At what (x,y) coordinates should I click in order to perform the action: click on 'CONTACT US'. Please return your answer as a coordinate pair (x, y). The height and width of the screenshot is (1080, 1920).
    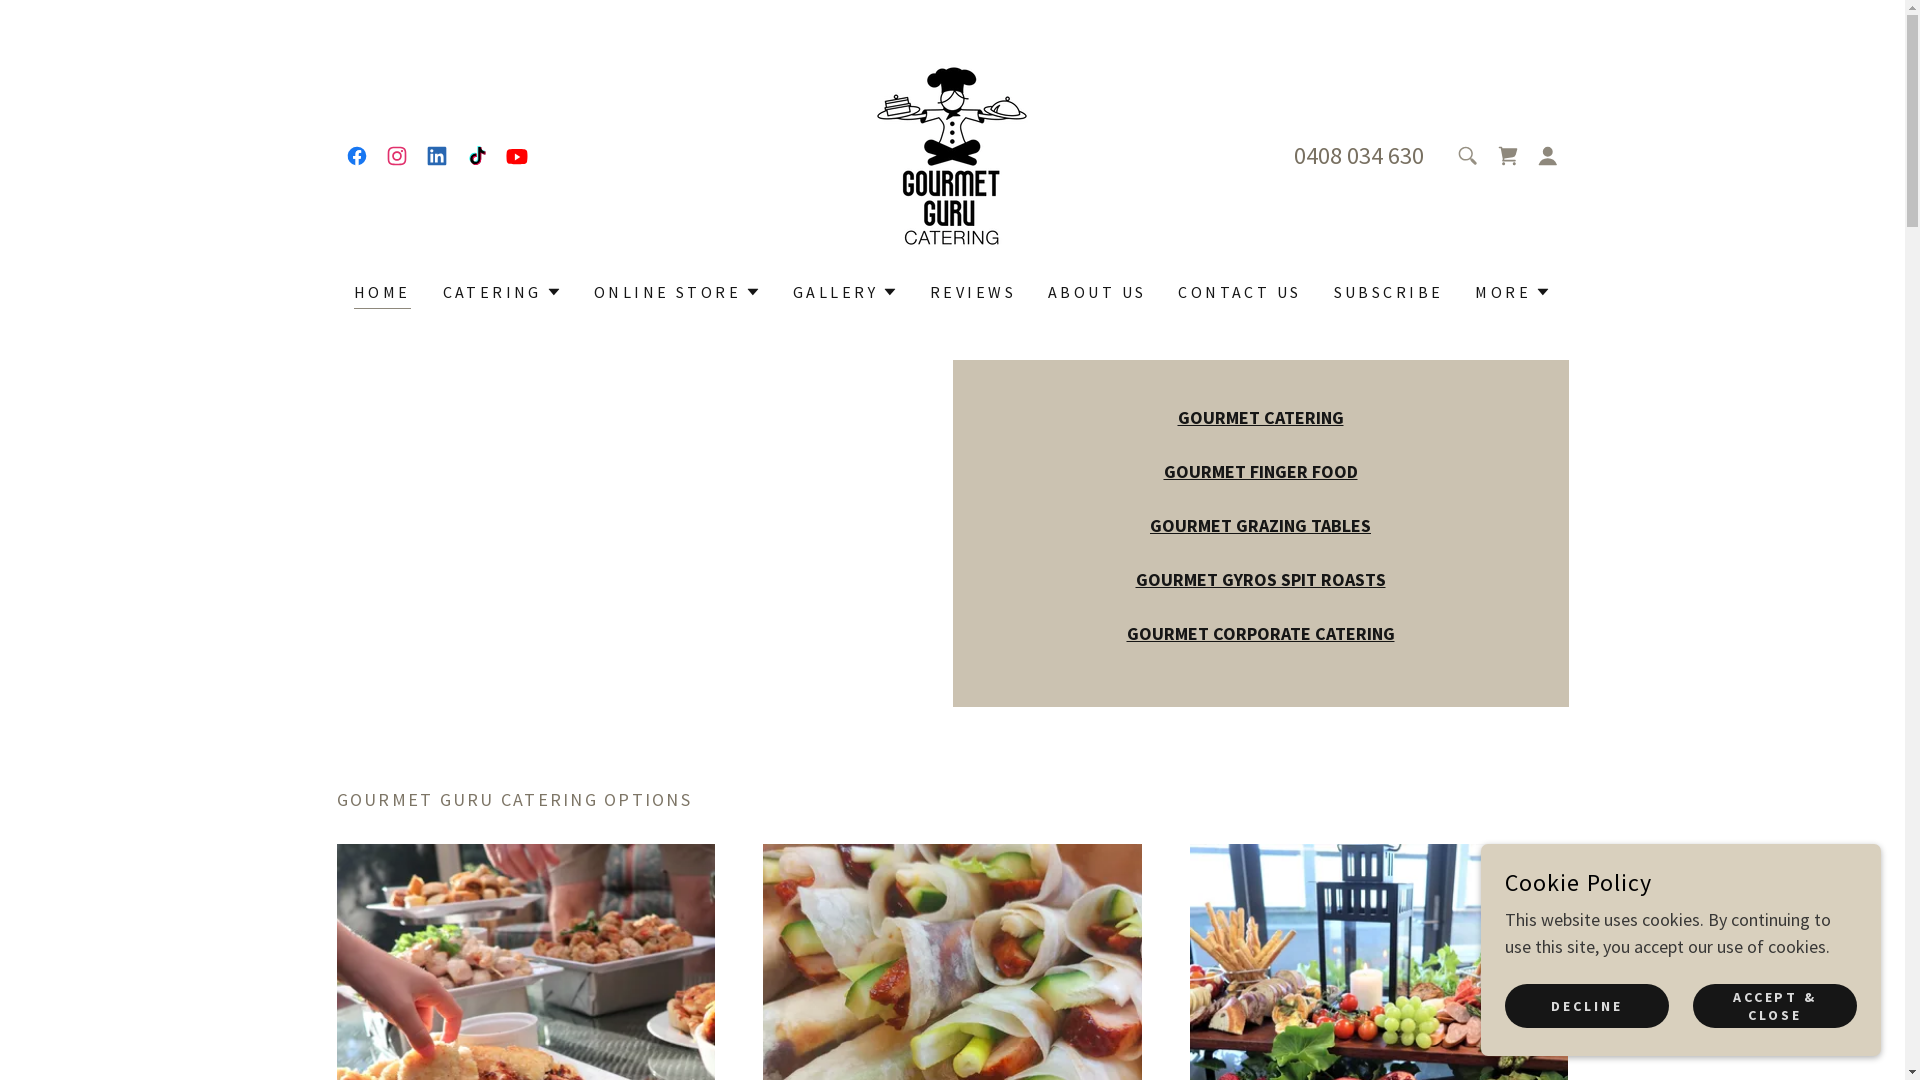
    Looking at the image, I should click on (1238, 292).